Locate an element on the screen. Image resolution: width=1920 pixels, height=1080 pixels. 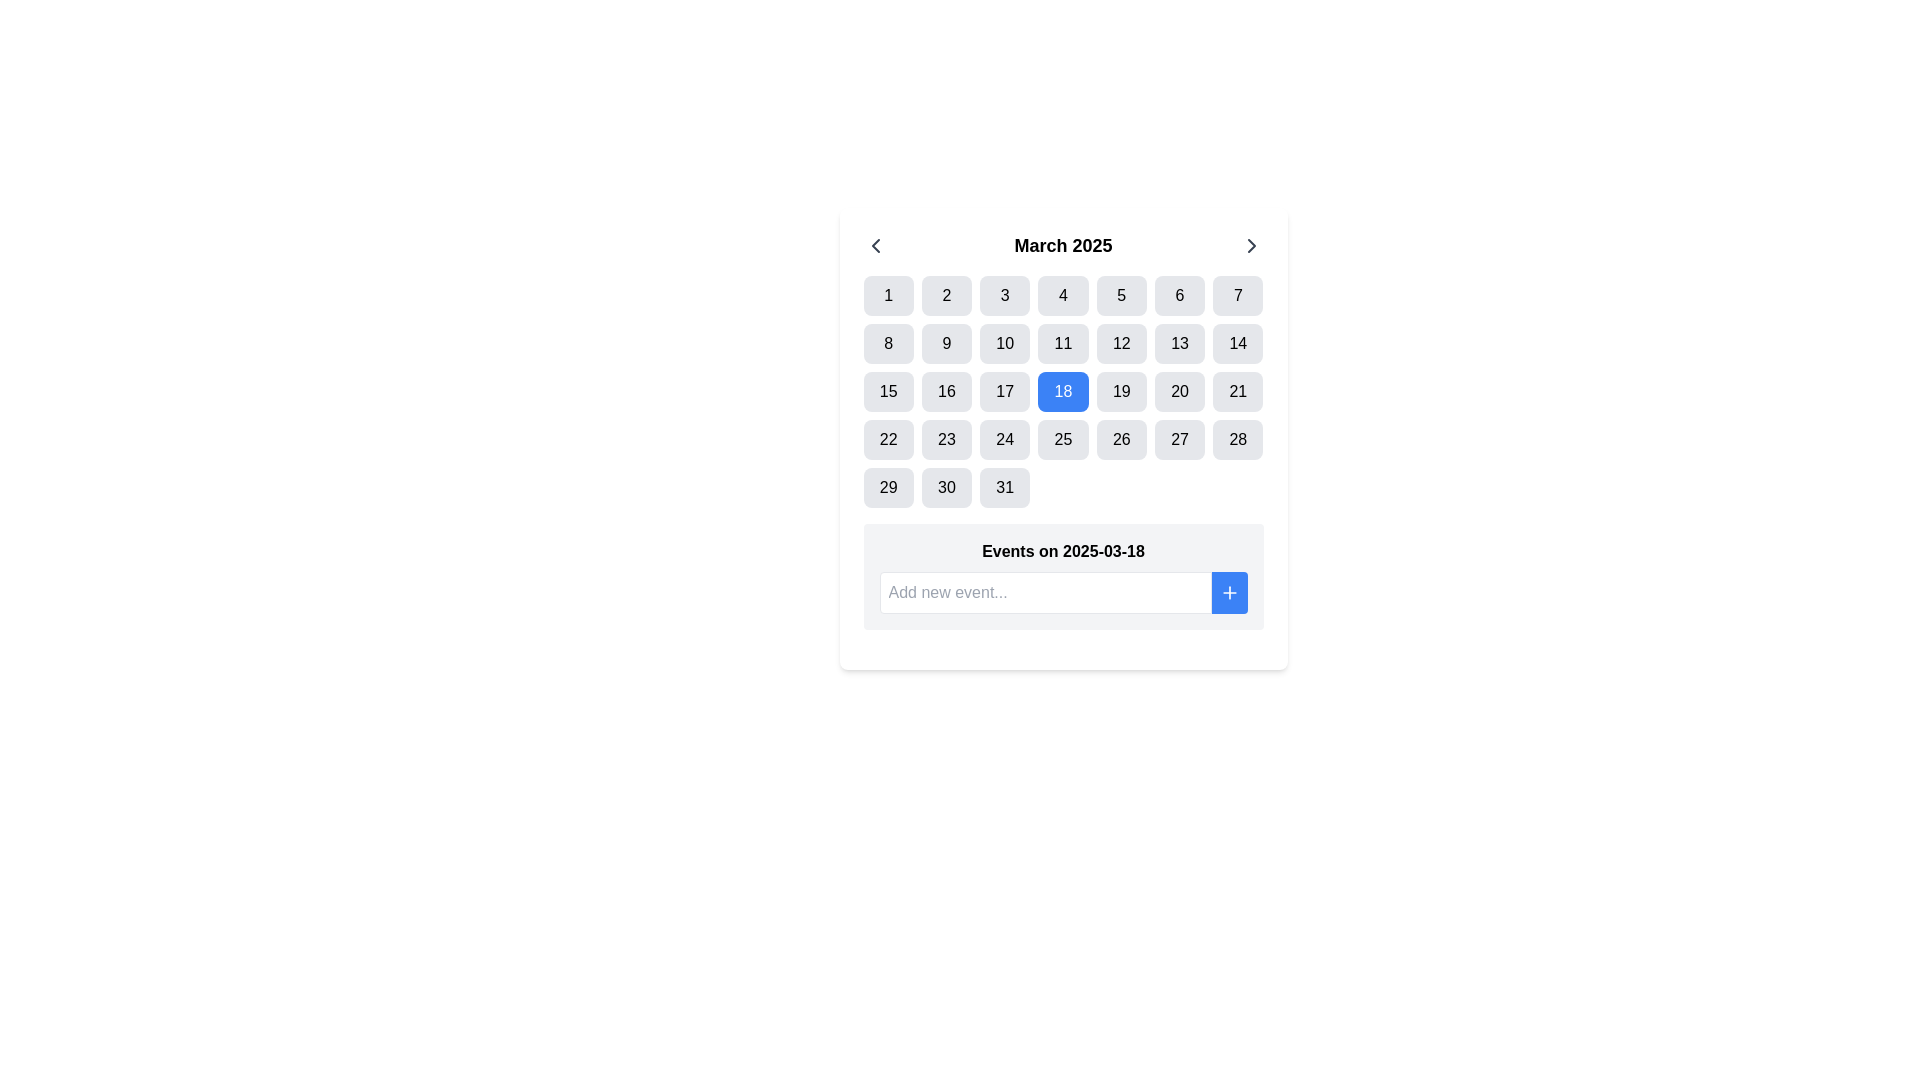
the grey-rounded square button containing the number '6' is located at coordinates (1180, 296).